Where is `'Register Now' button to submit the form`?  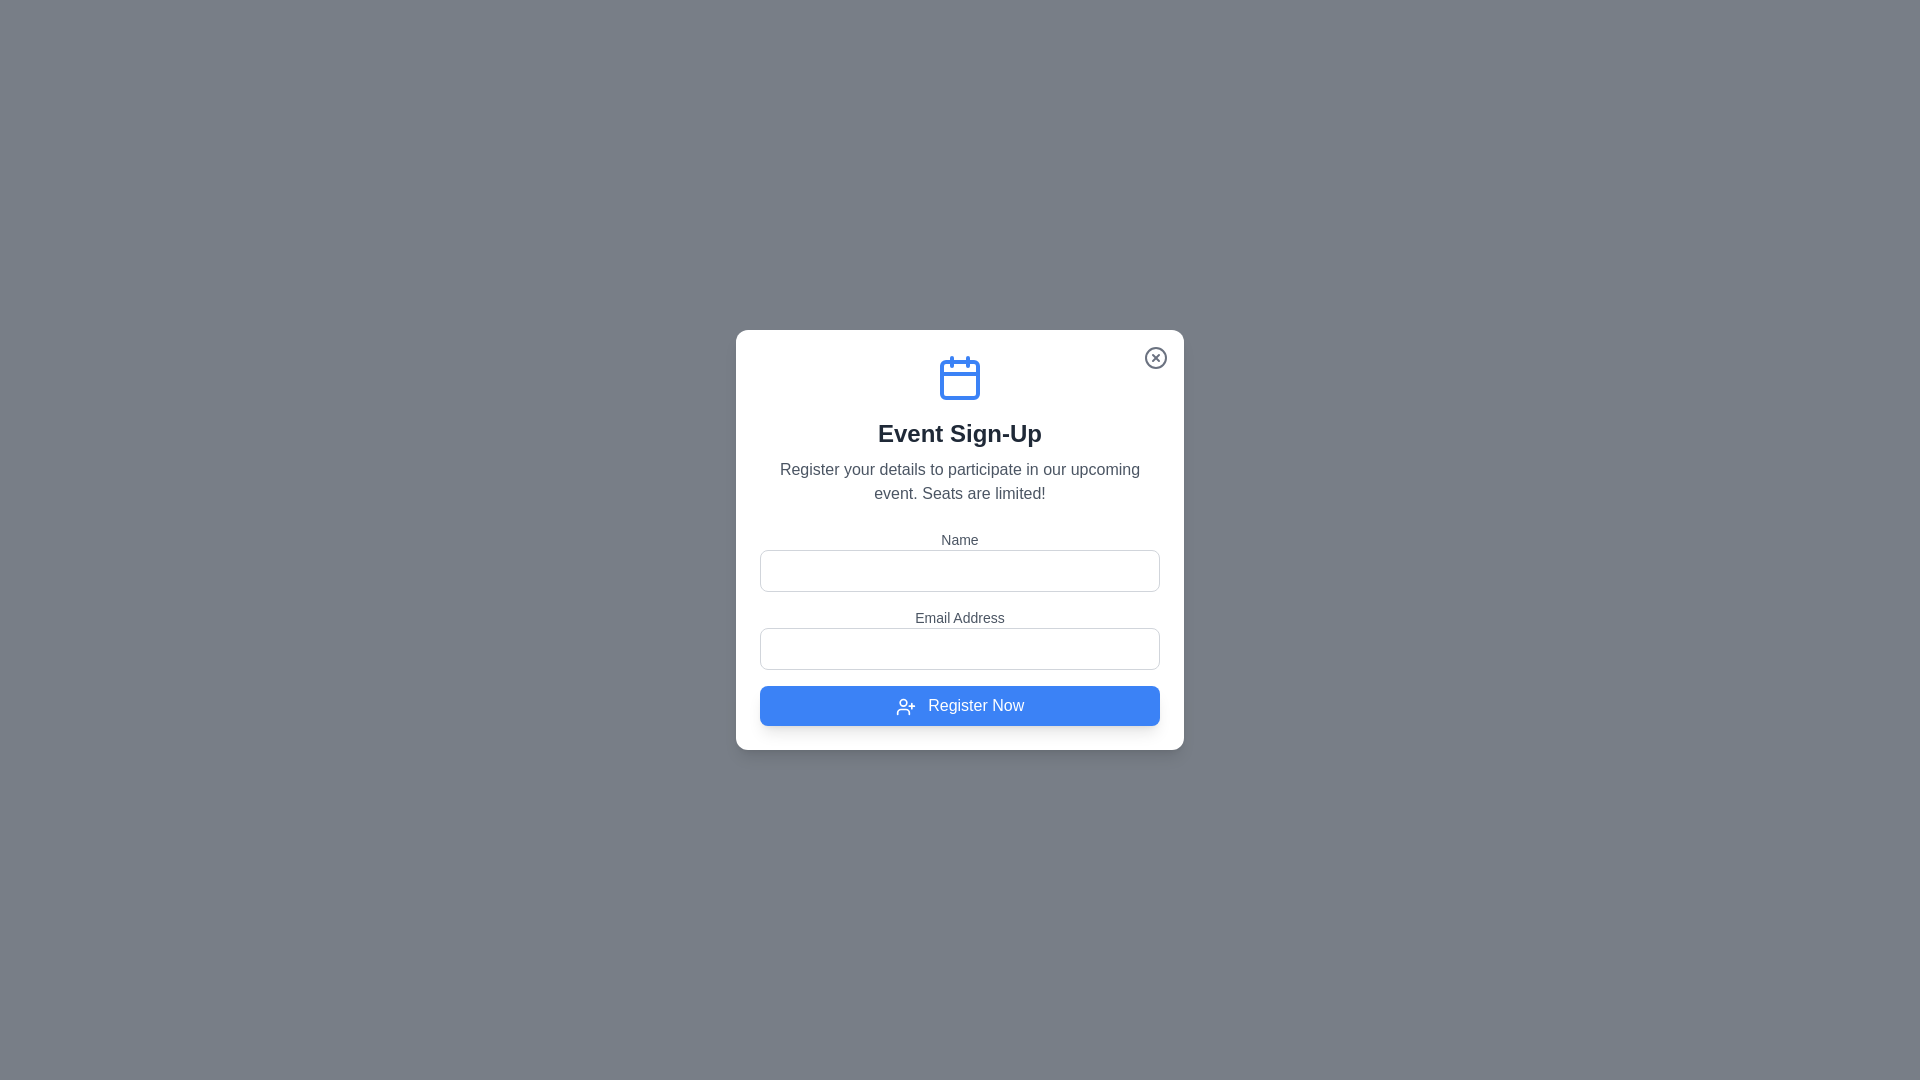
'Register Now' button to submit the form is located at coordinates (960, 704).